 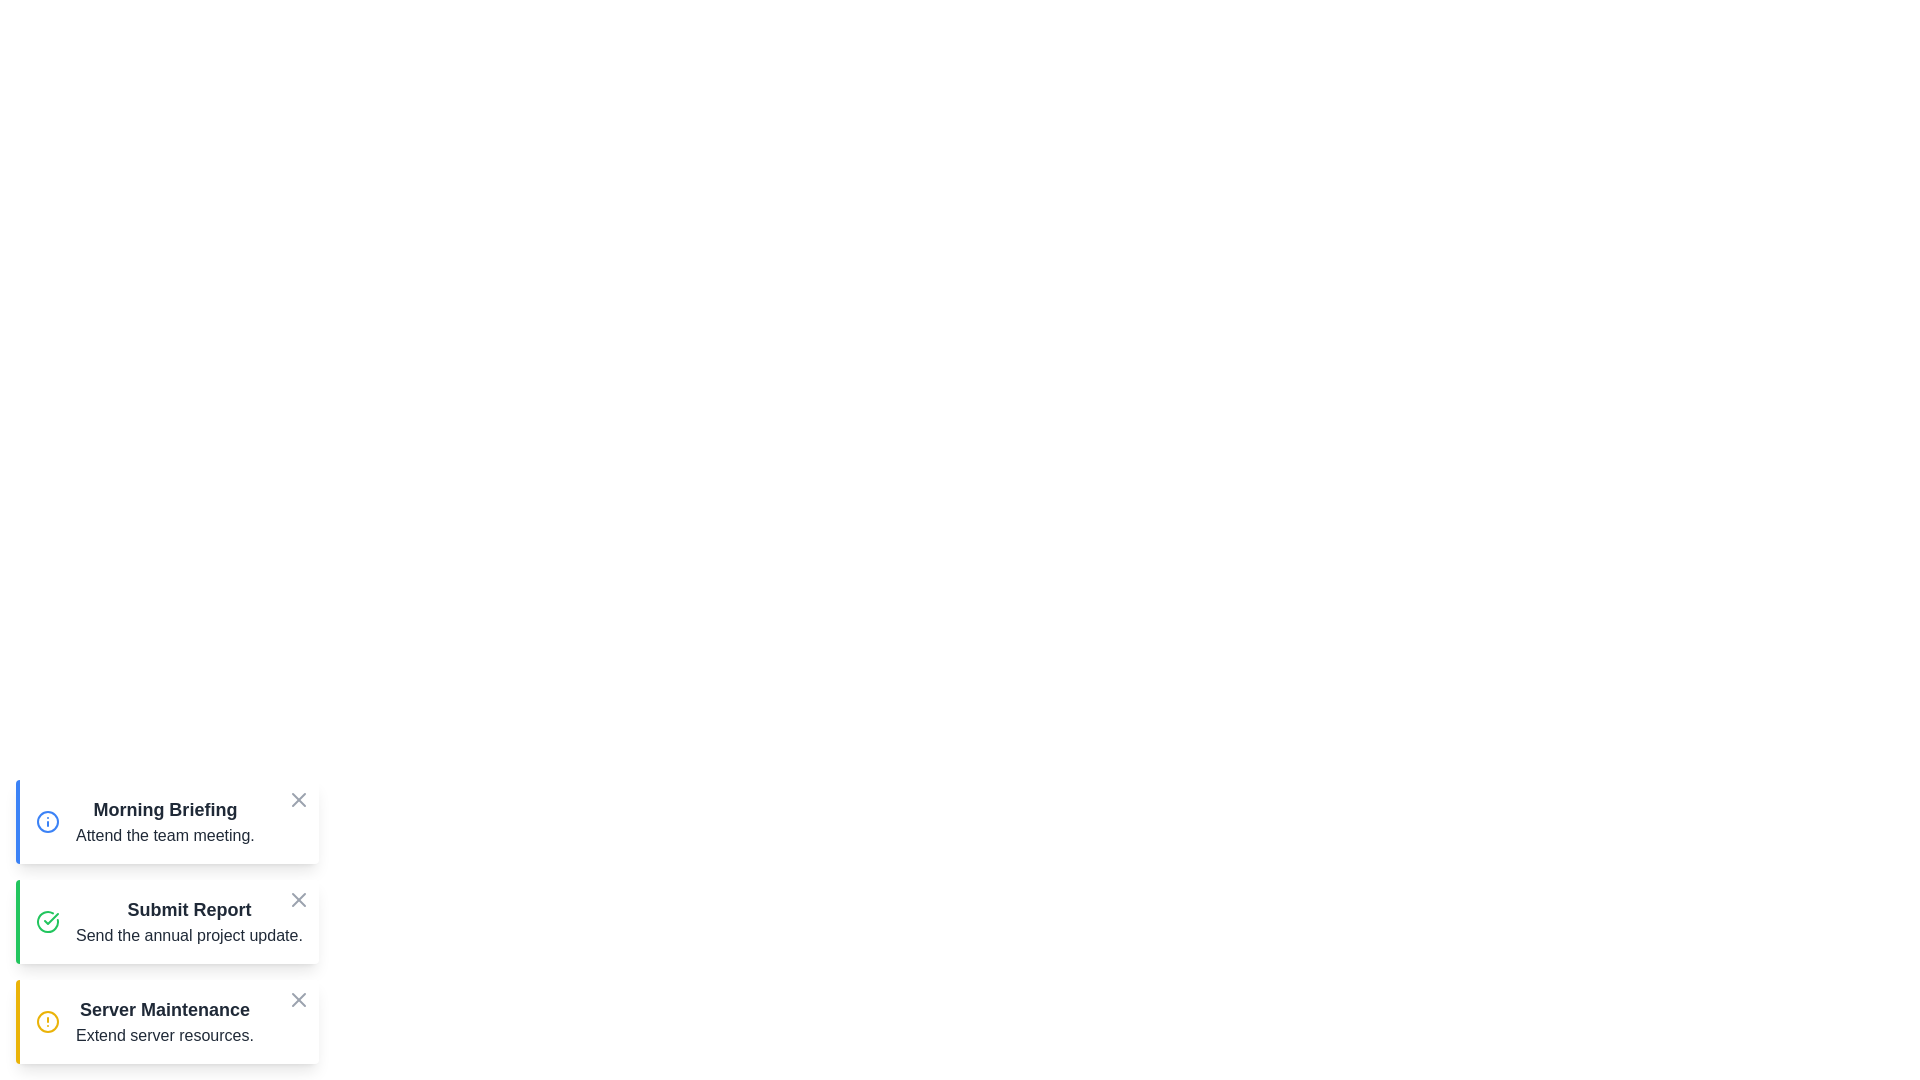 What do you see at coordinates (48, 821) in the screenshot?
I see `the Informational Icon located on the left side of the 'Morning Briefing' row, which symbolizes additional information related to the content` at bounding box center [48, 821].